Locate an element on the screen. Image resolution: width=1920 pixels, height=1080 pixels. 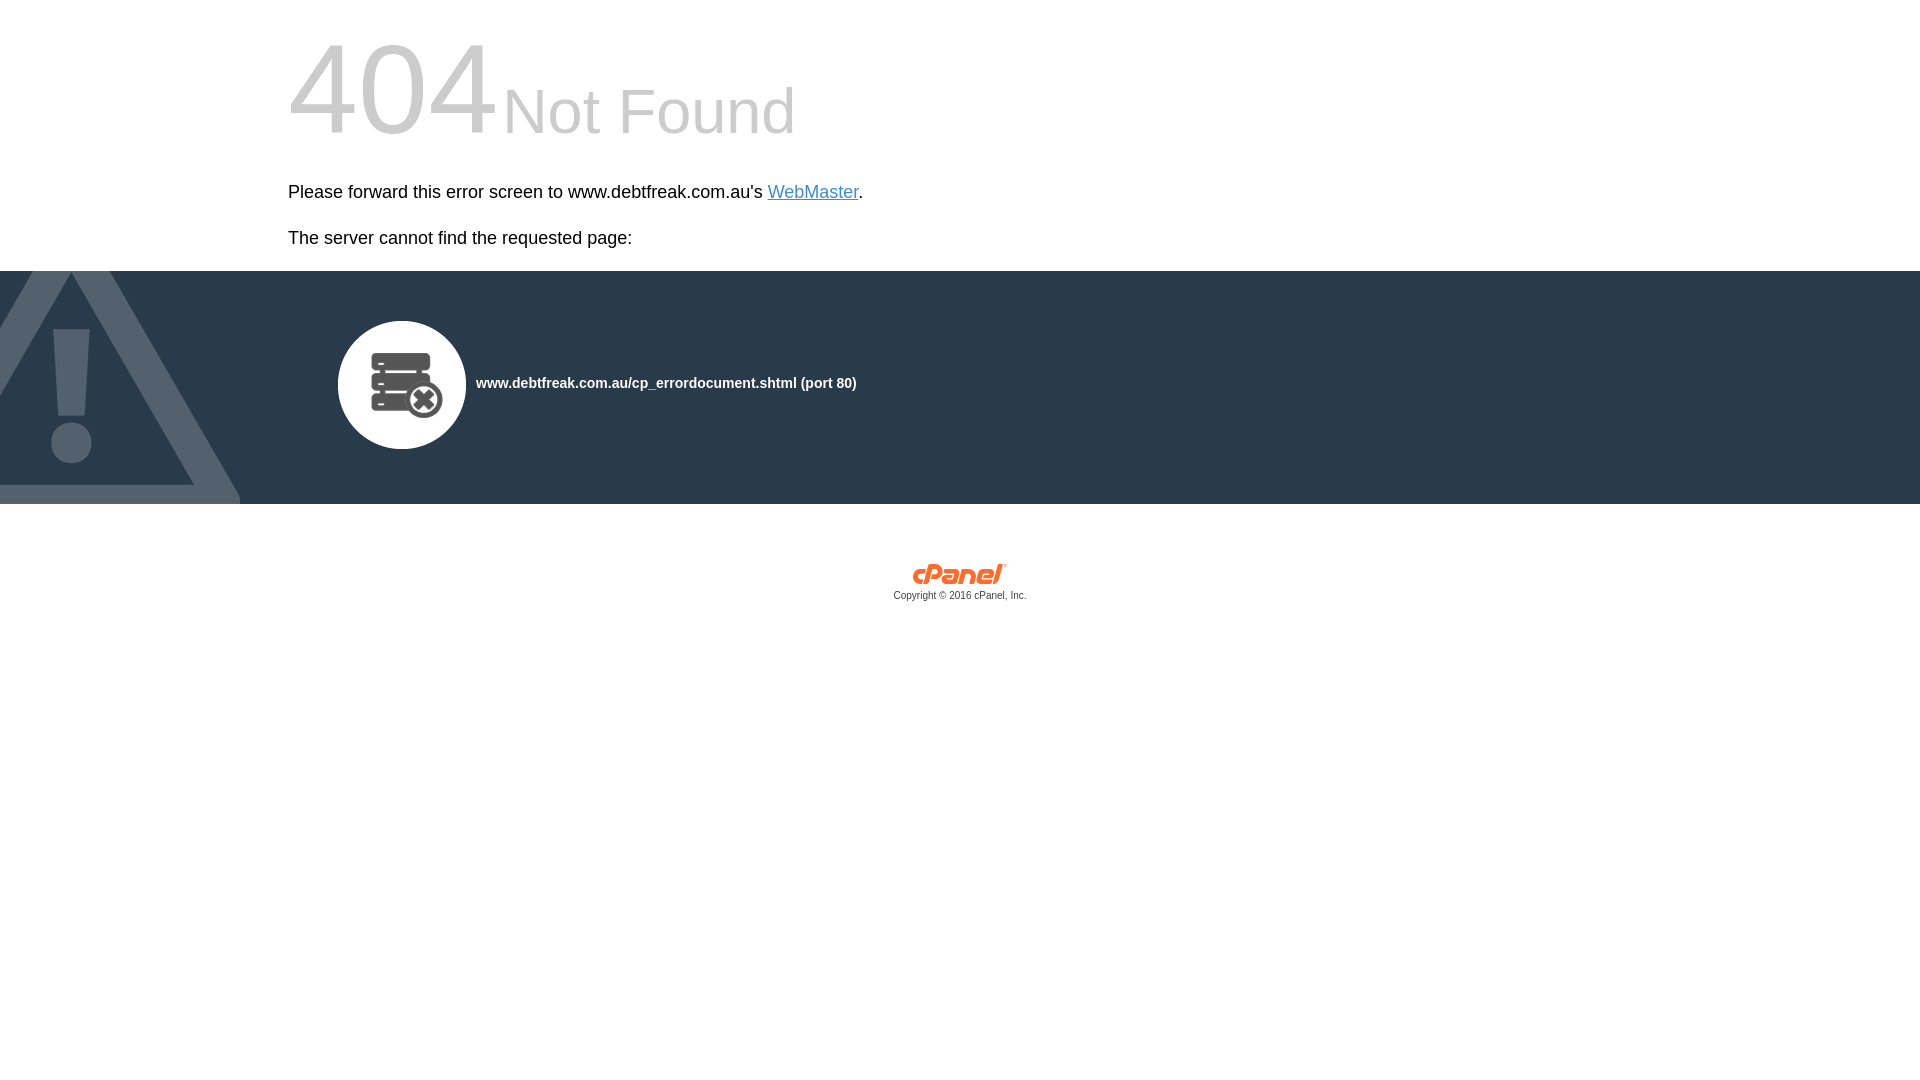
'WebMaster' is located at coordinates (813, 192).